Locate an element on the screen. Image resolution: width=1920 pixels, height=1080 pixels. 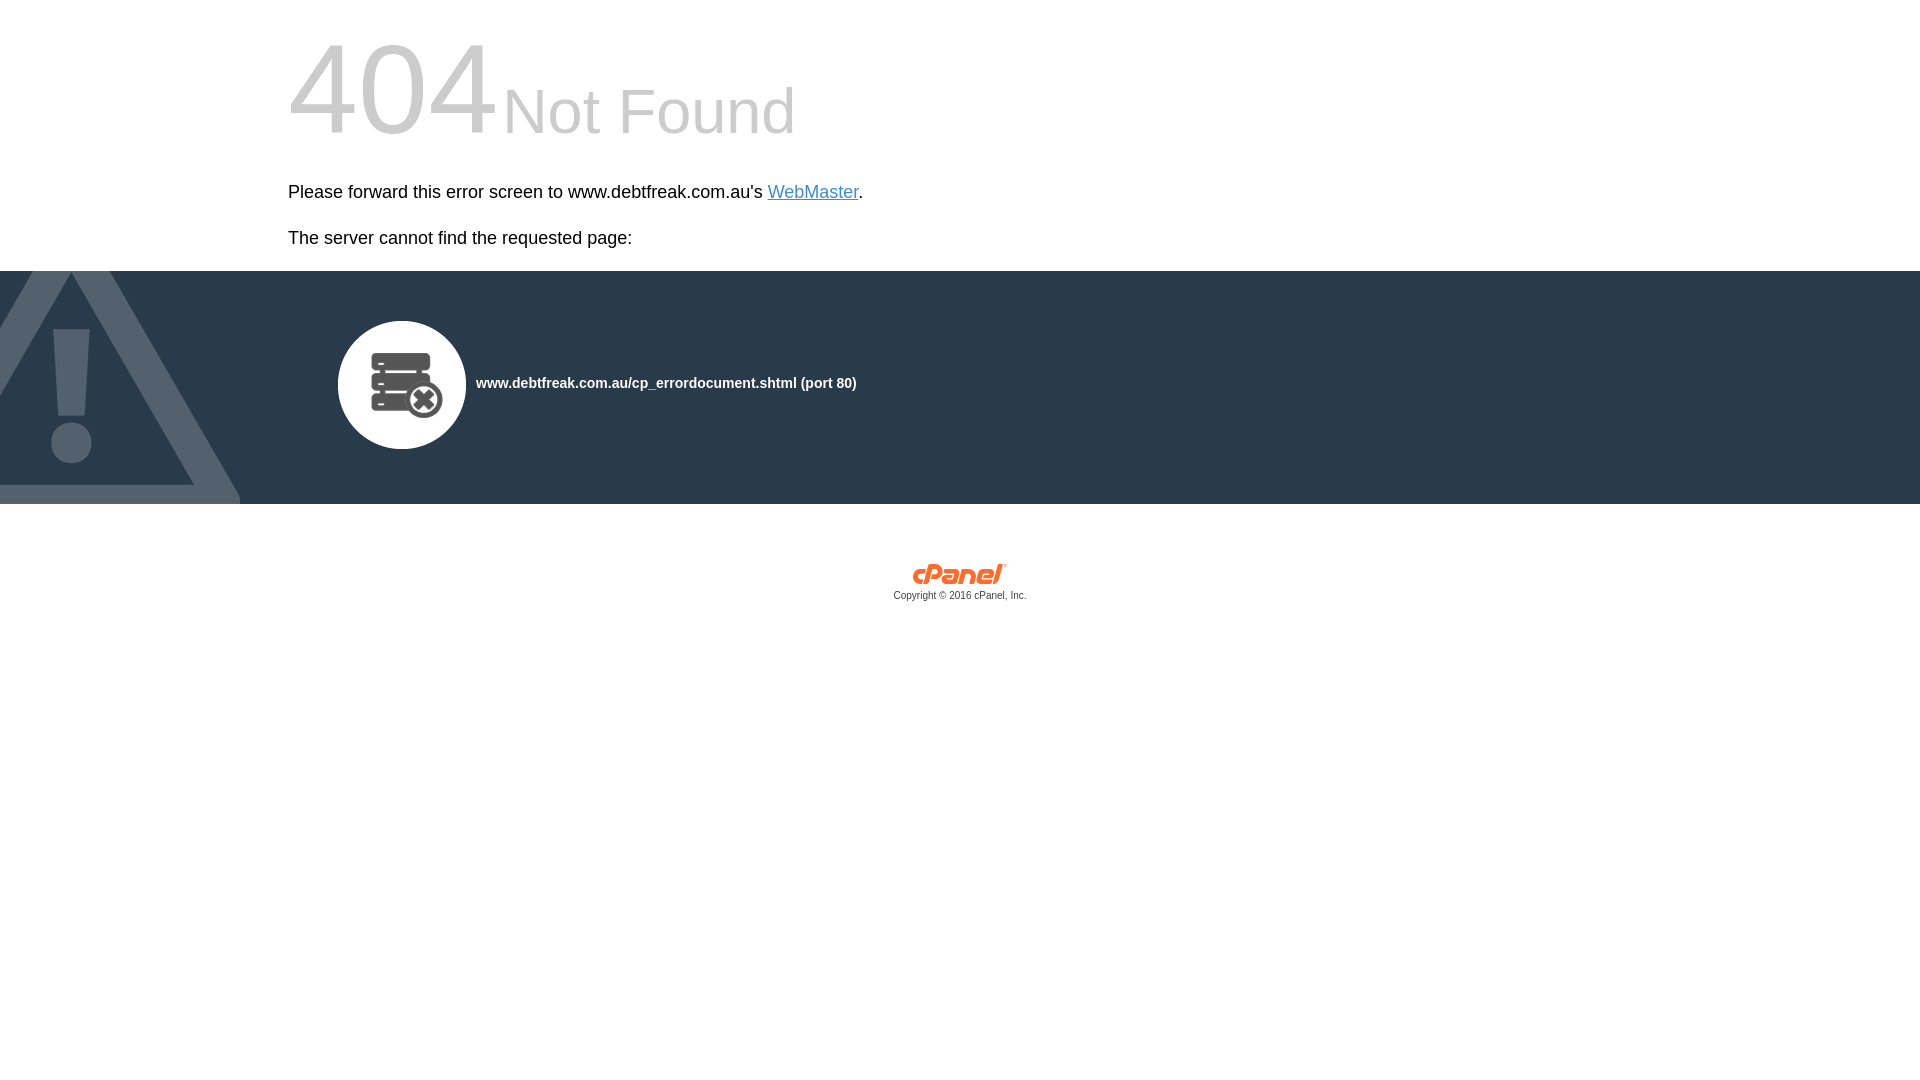
'WebMaster' is located at coordinates (813, 192).